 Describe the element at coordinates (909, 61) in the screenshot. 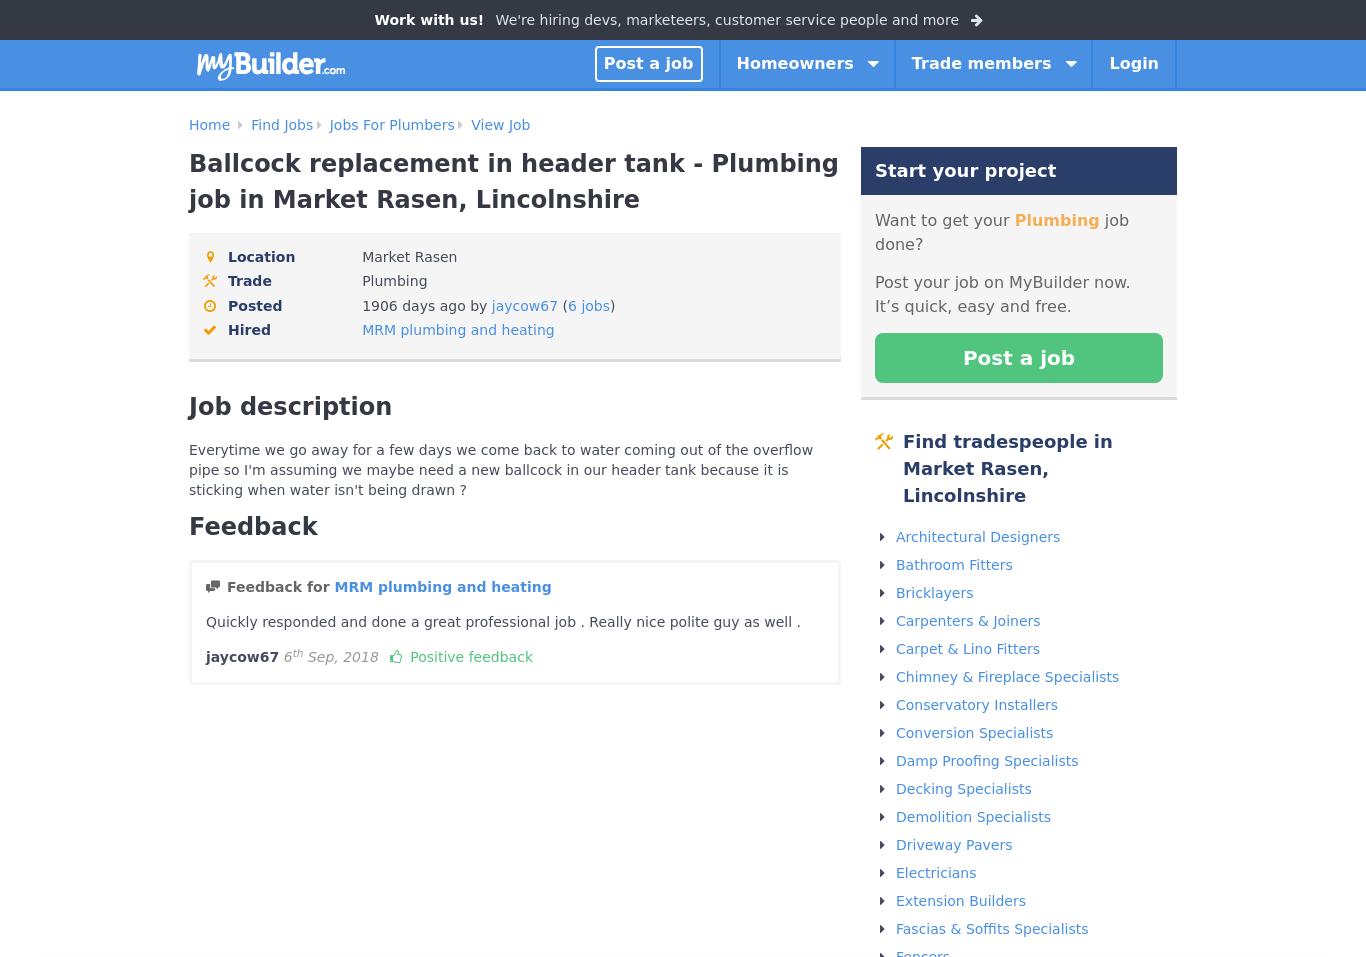

I see `'Trade members'` at that location.